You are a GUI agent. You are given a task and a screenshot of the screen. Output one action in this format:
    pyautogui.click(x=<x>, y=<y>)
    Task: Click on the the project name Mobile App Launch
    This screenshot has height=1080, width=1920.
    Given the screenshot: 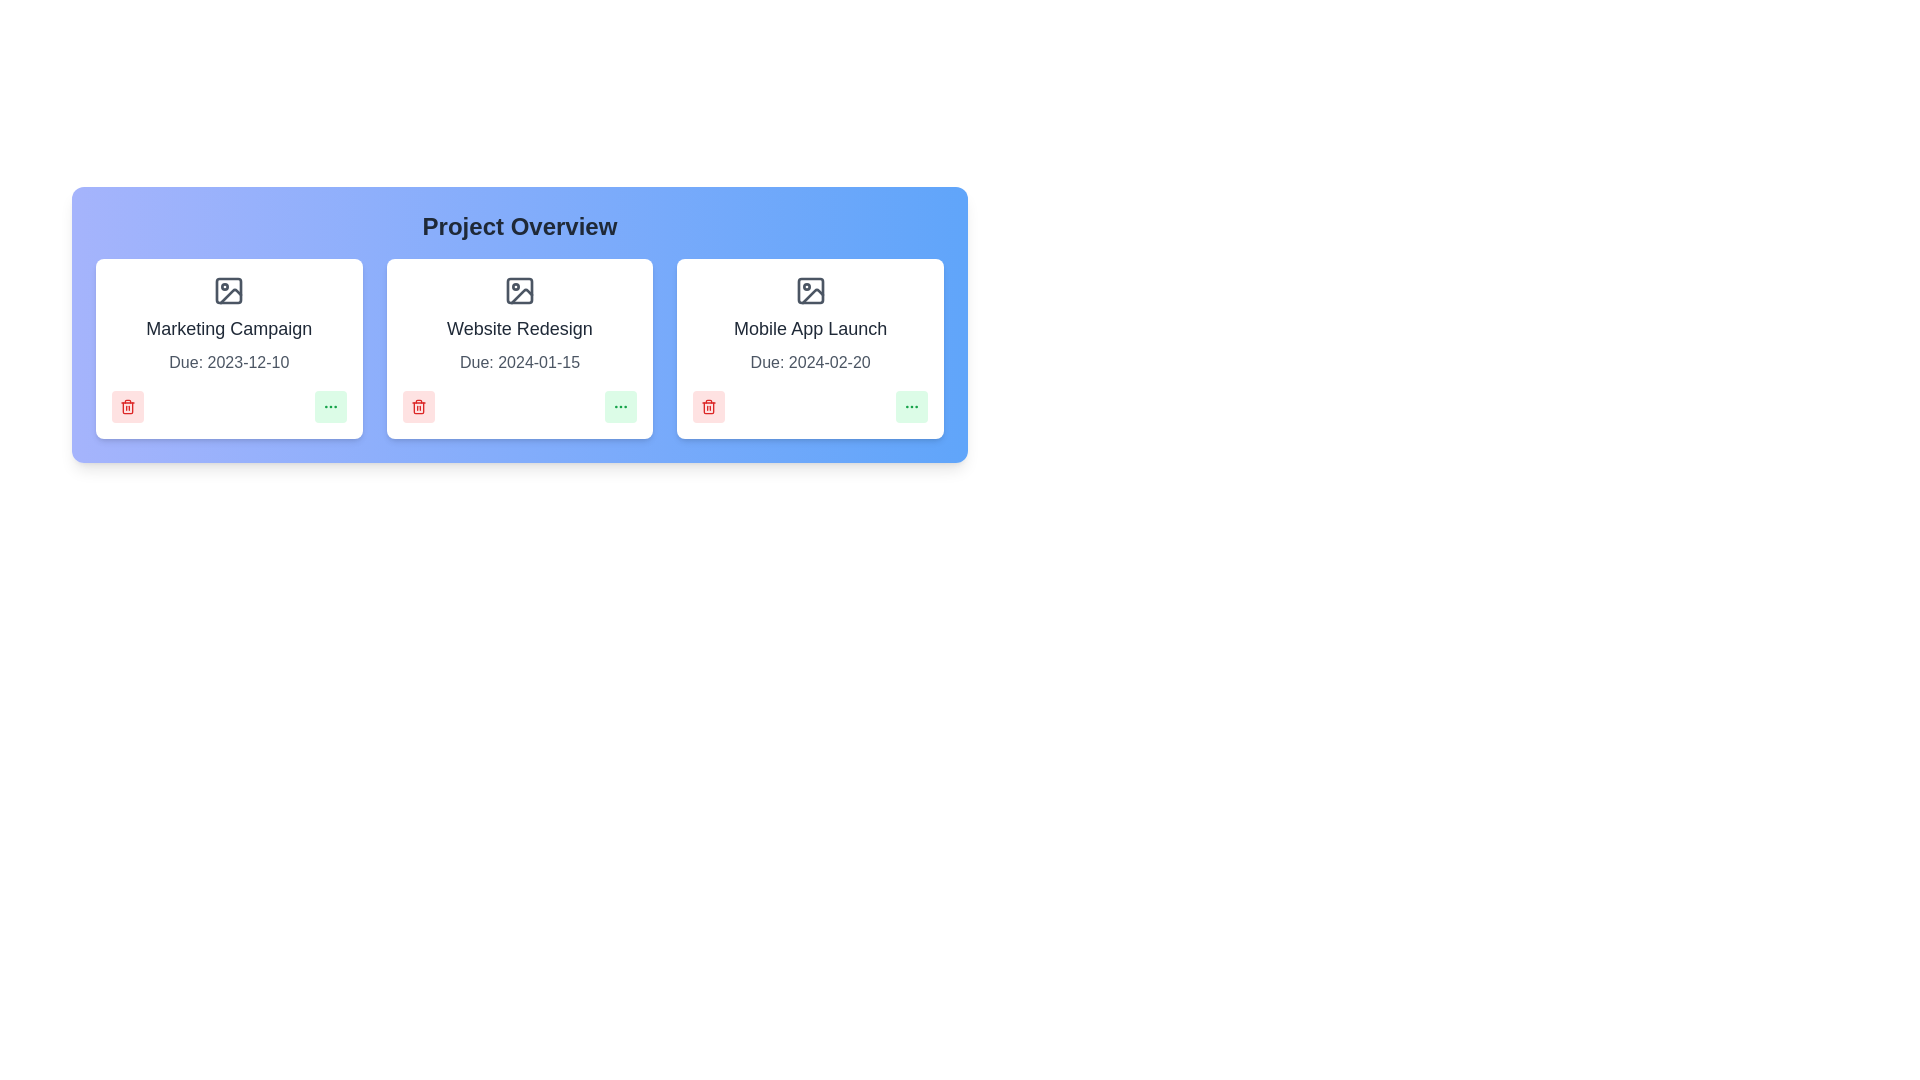 What is the action you would take?
    pyautogui.click(x=810, y=327)
    